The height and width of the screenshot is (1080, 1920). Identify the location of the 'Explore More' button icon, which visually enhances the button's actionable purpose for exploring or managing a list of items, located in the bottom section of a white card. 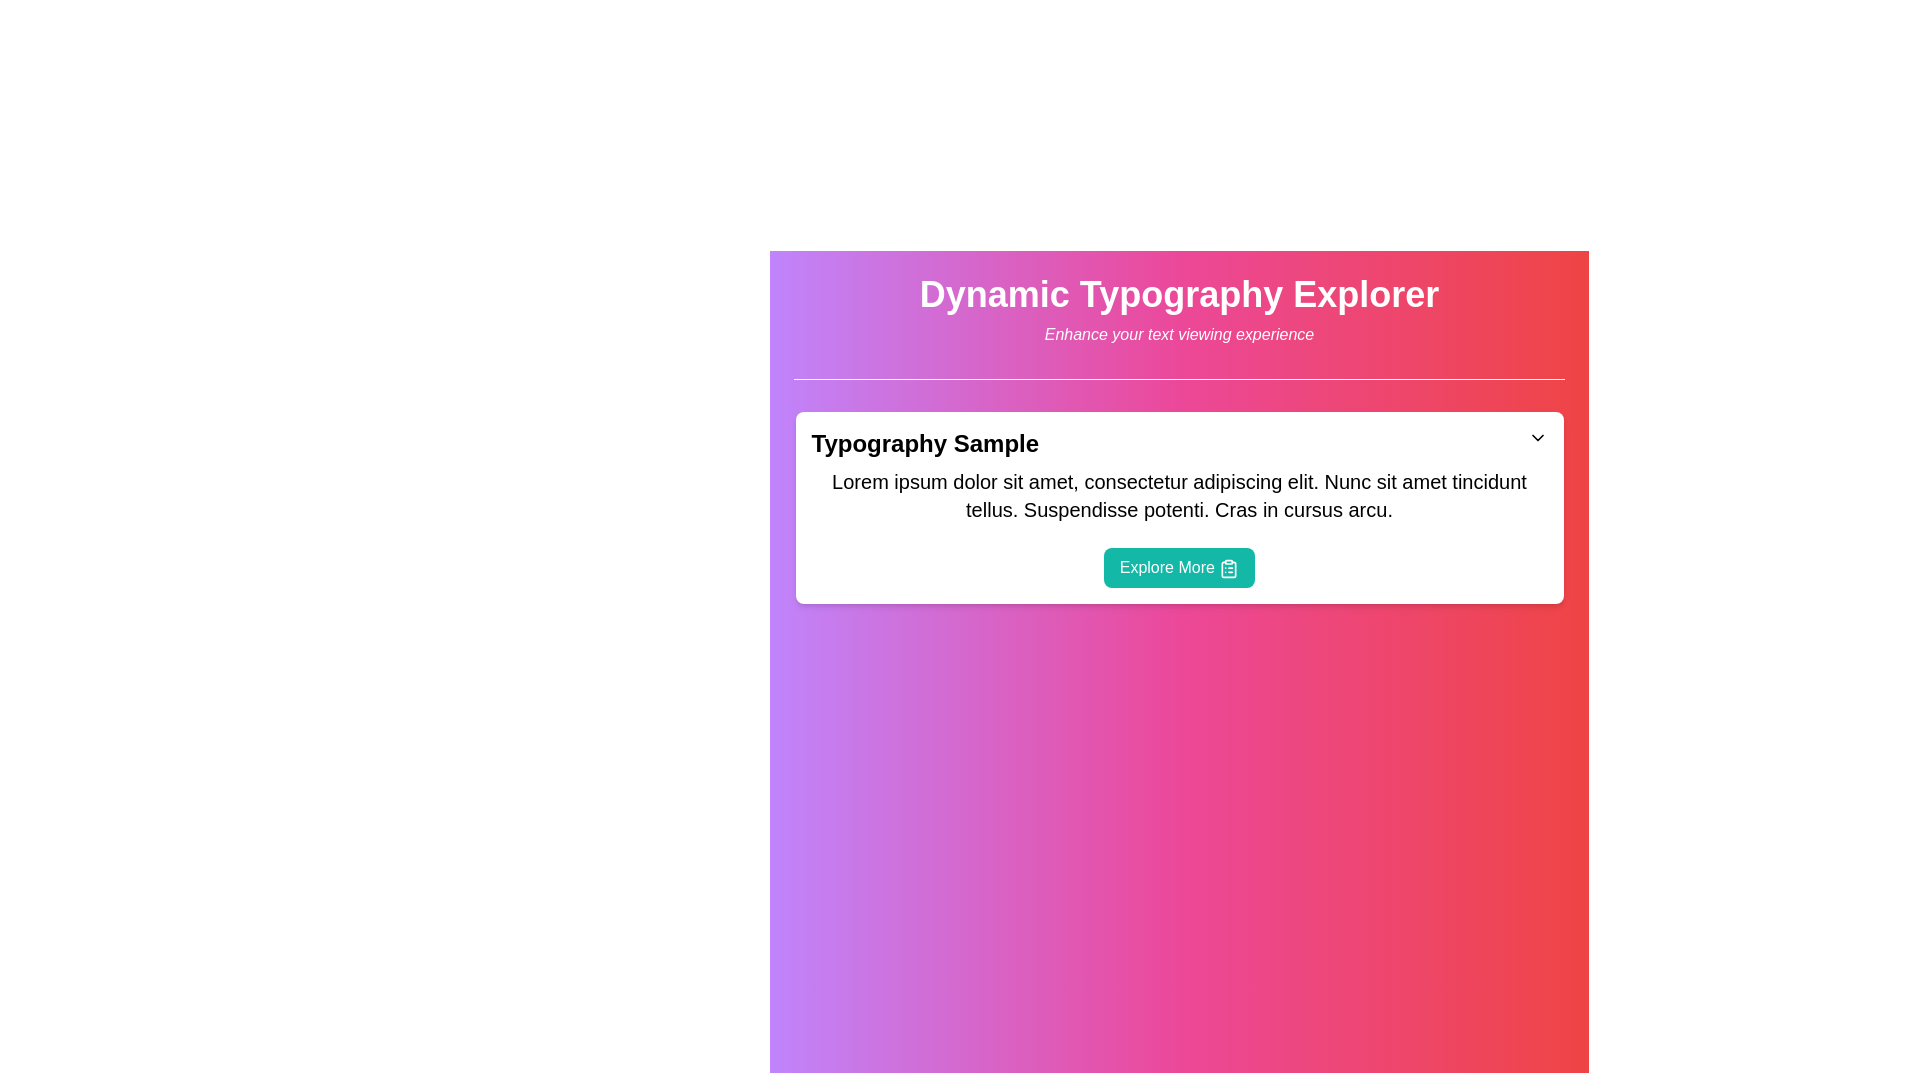
(1228, 568).